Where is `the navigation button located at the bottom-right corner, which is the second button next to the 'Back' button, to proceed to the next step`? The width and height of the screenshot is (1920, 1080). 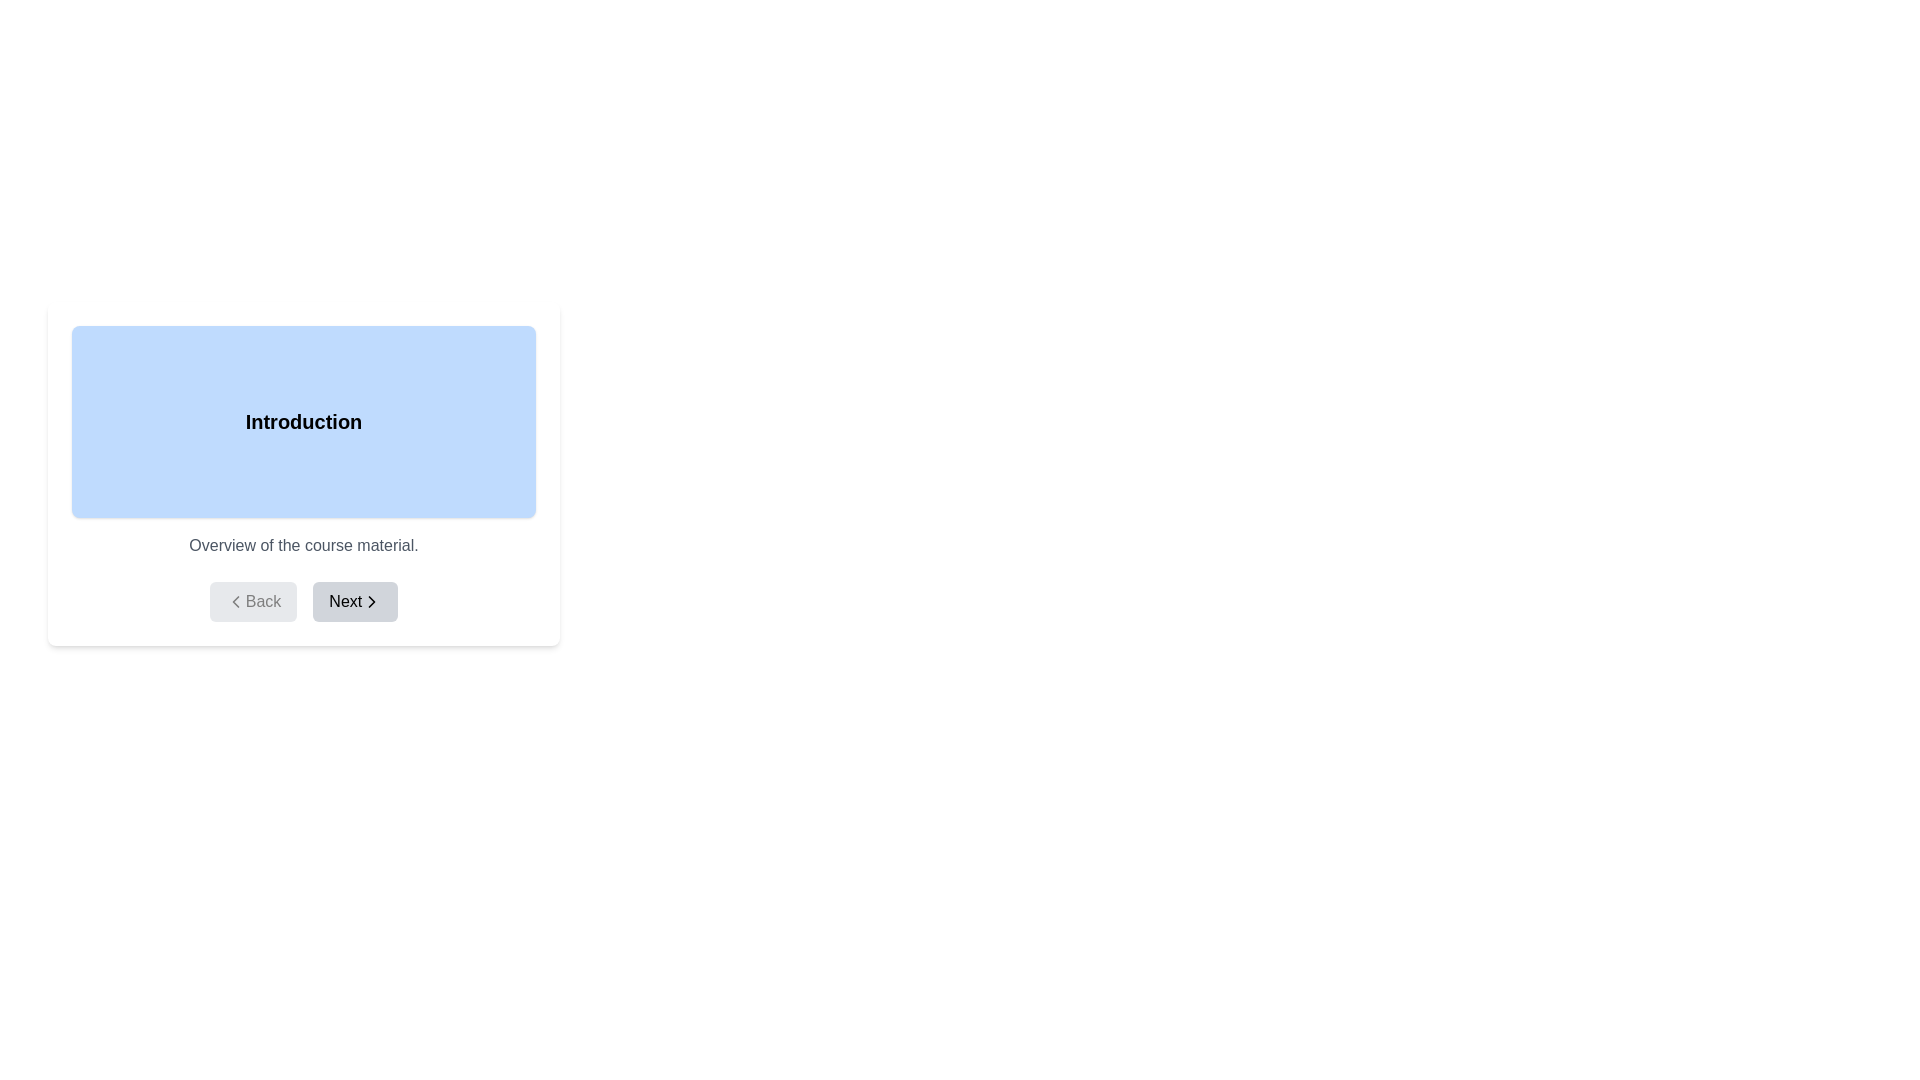 the navigation button located at the bottom-right corner, which is the second button next to the 'Back' button, to proceed to the next step is located at coordinates (355, 600).